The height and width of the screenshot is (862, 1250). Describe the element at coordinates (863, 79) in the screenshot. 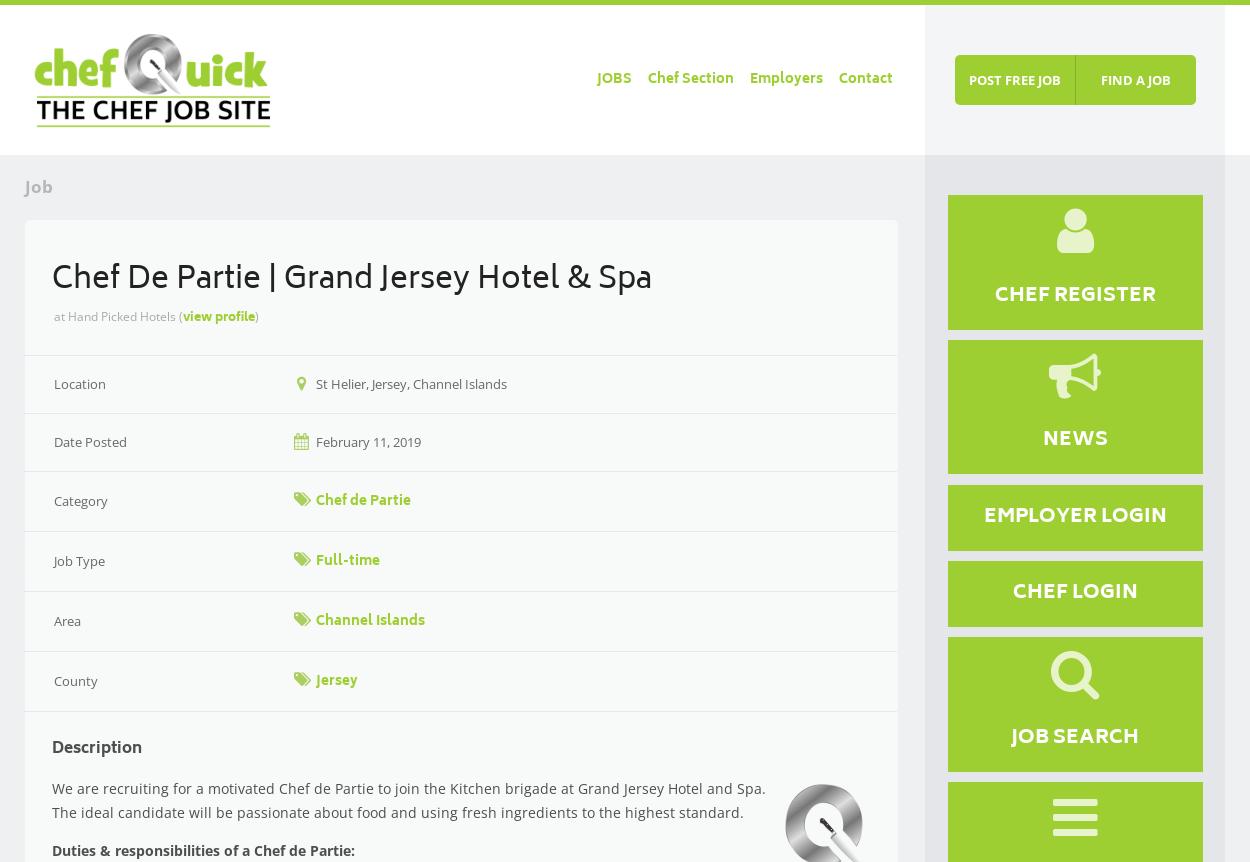

I see `'Contact'` at that location.